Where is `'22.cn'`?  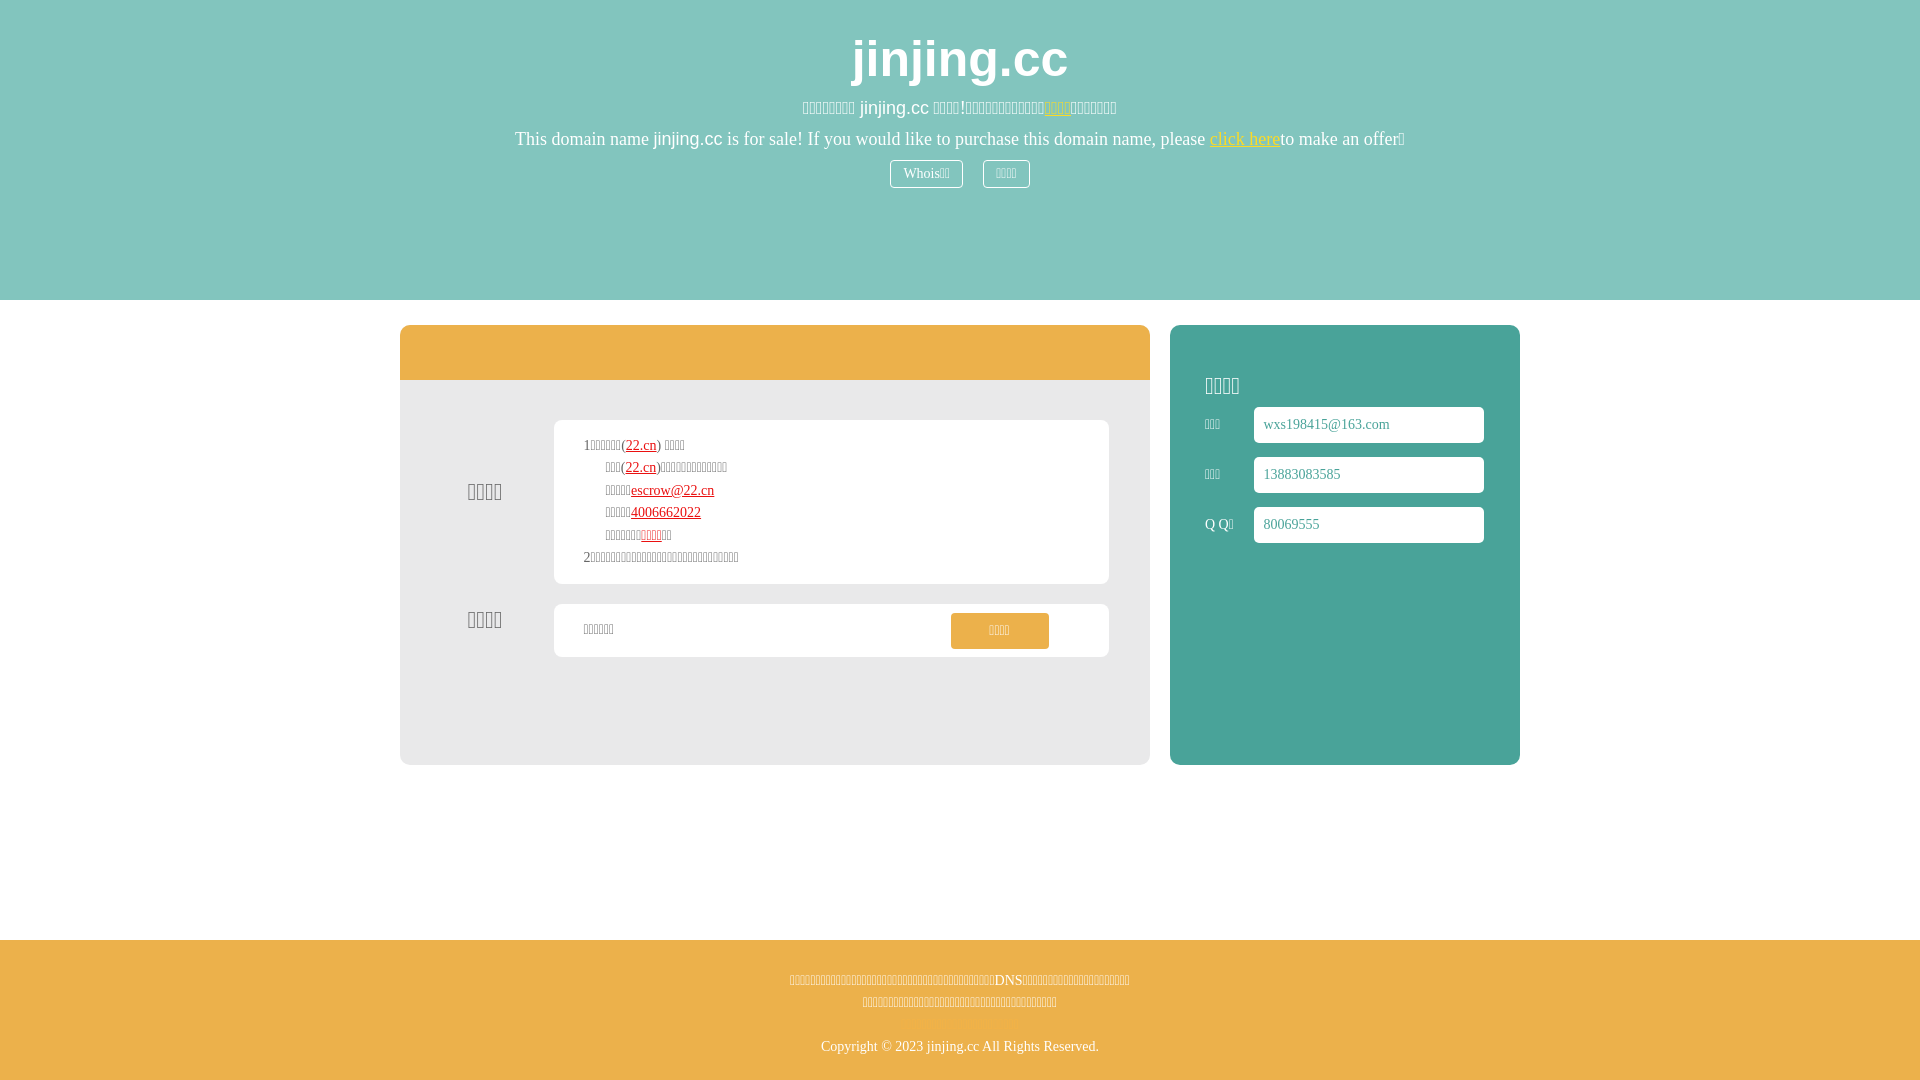 '22.cn' is located at coordinates (624, 444).